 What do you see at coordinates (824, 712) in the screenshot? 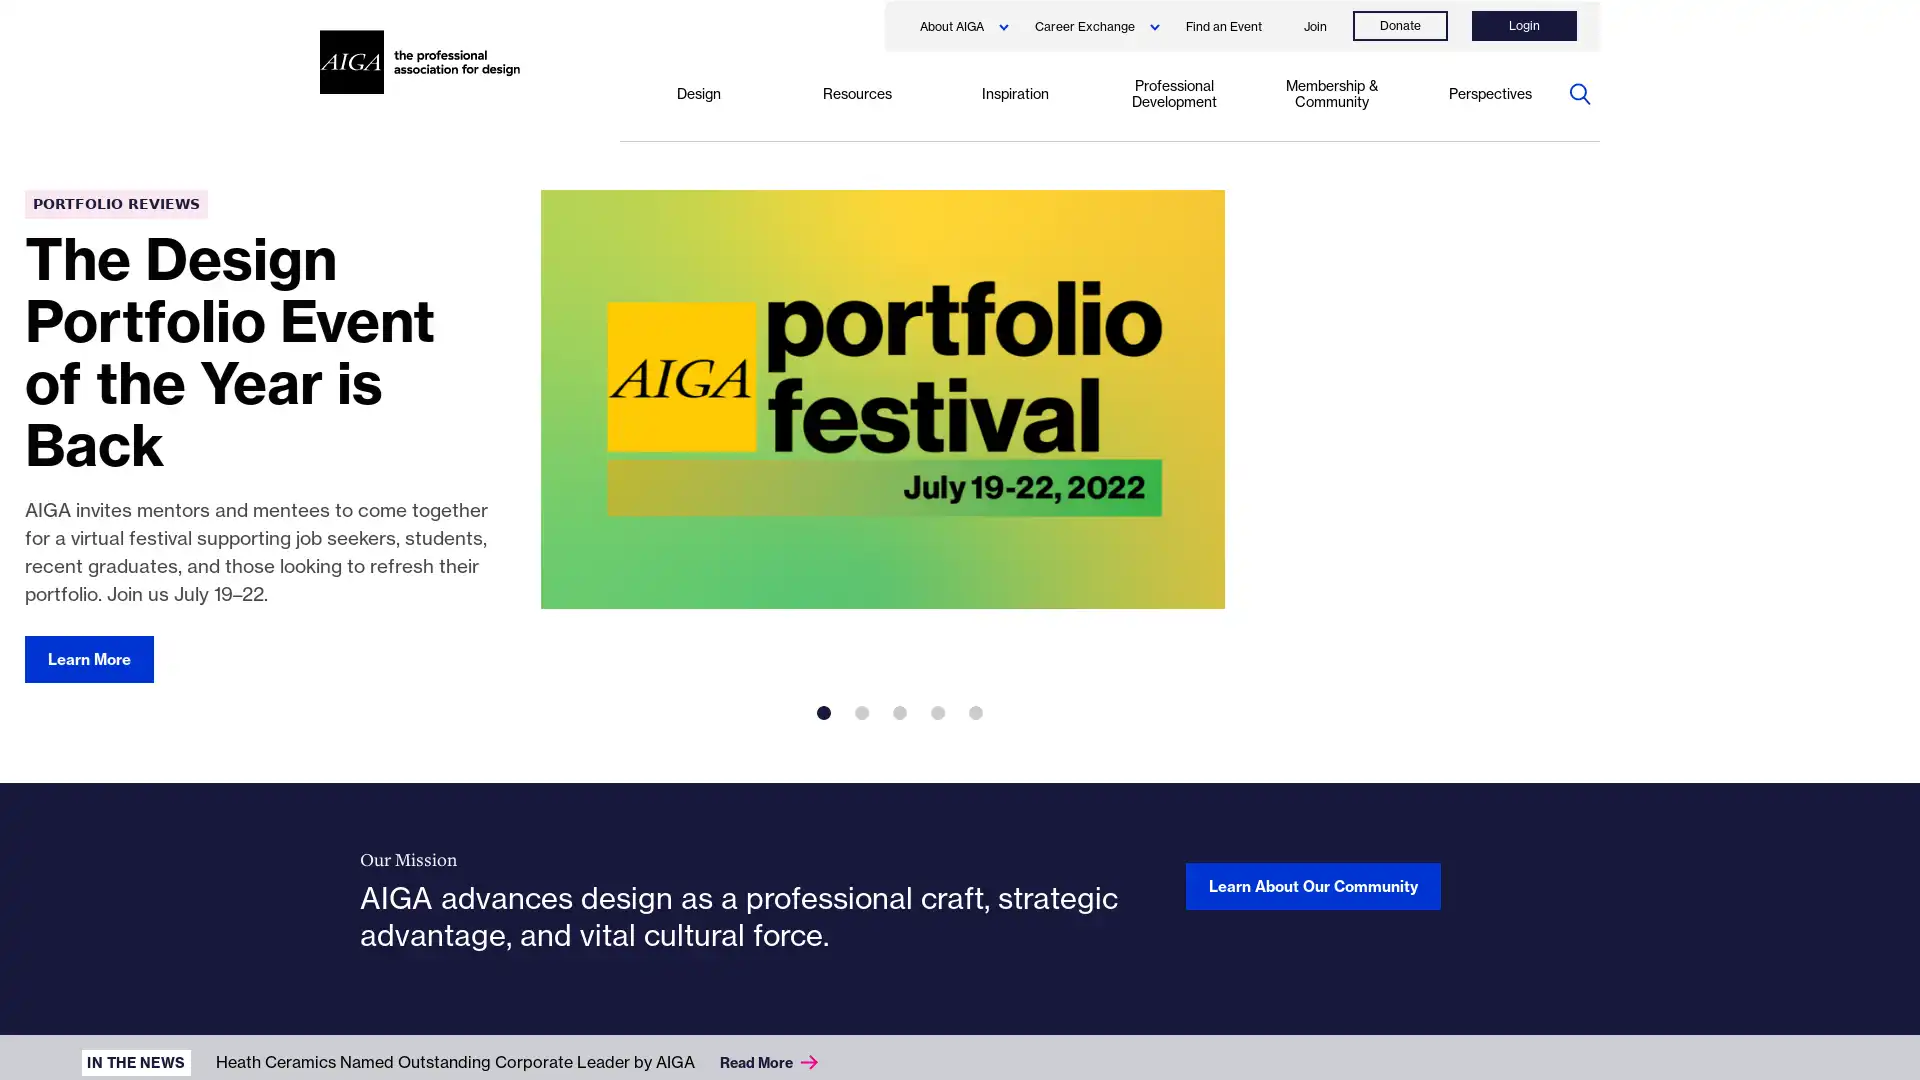
I see `1 of 5` at bounding box center [824, 712].